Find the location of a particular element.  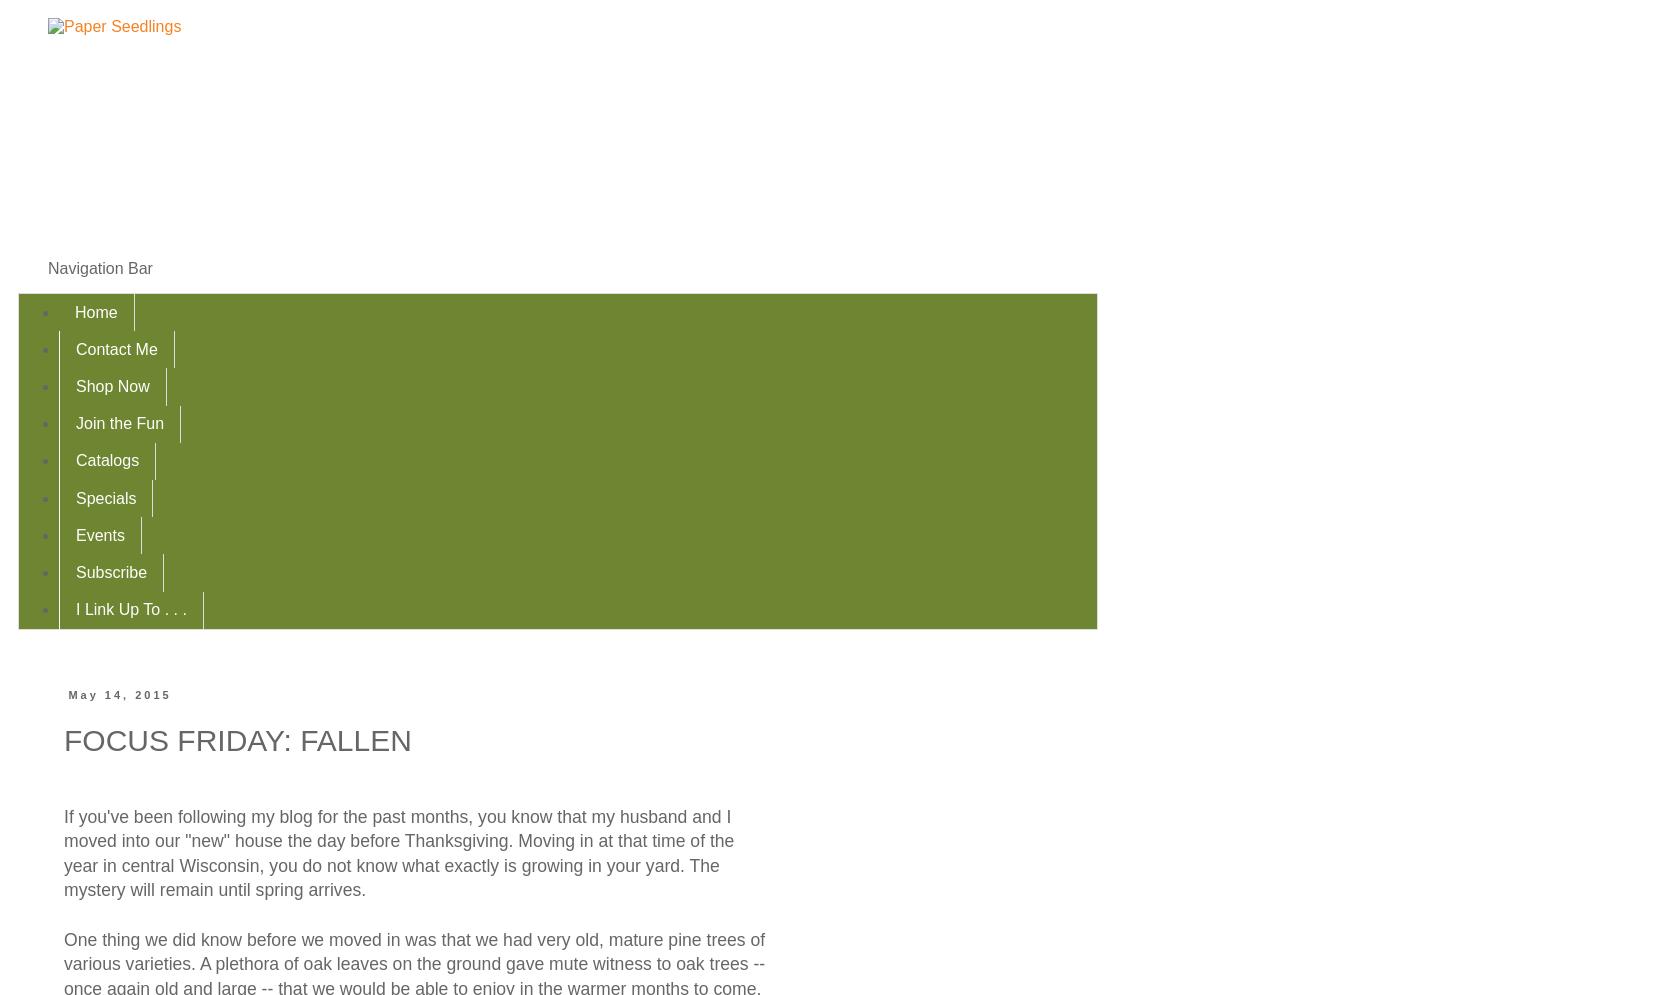

'Specials' is located at coordinates (104, 497).